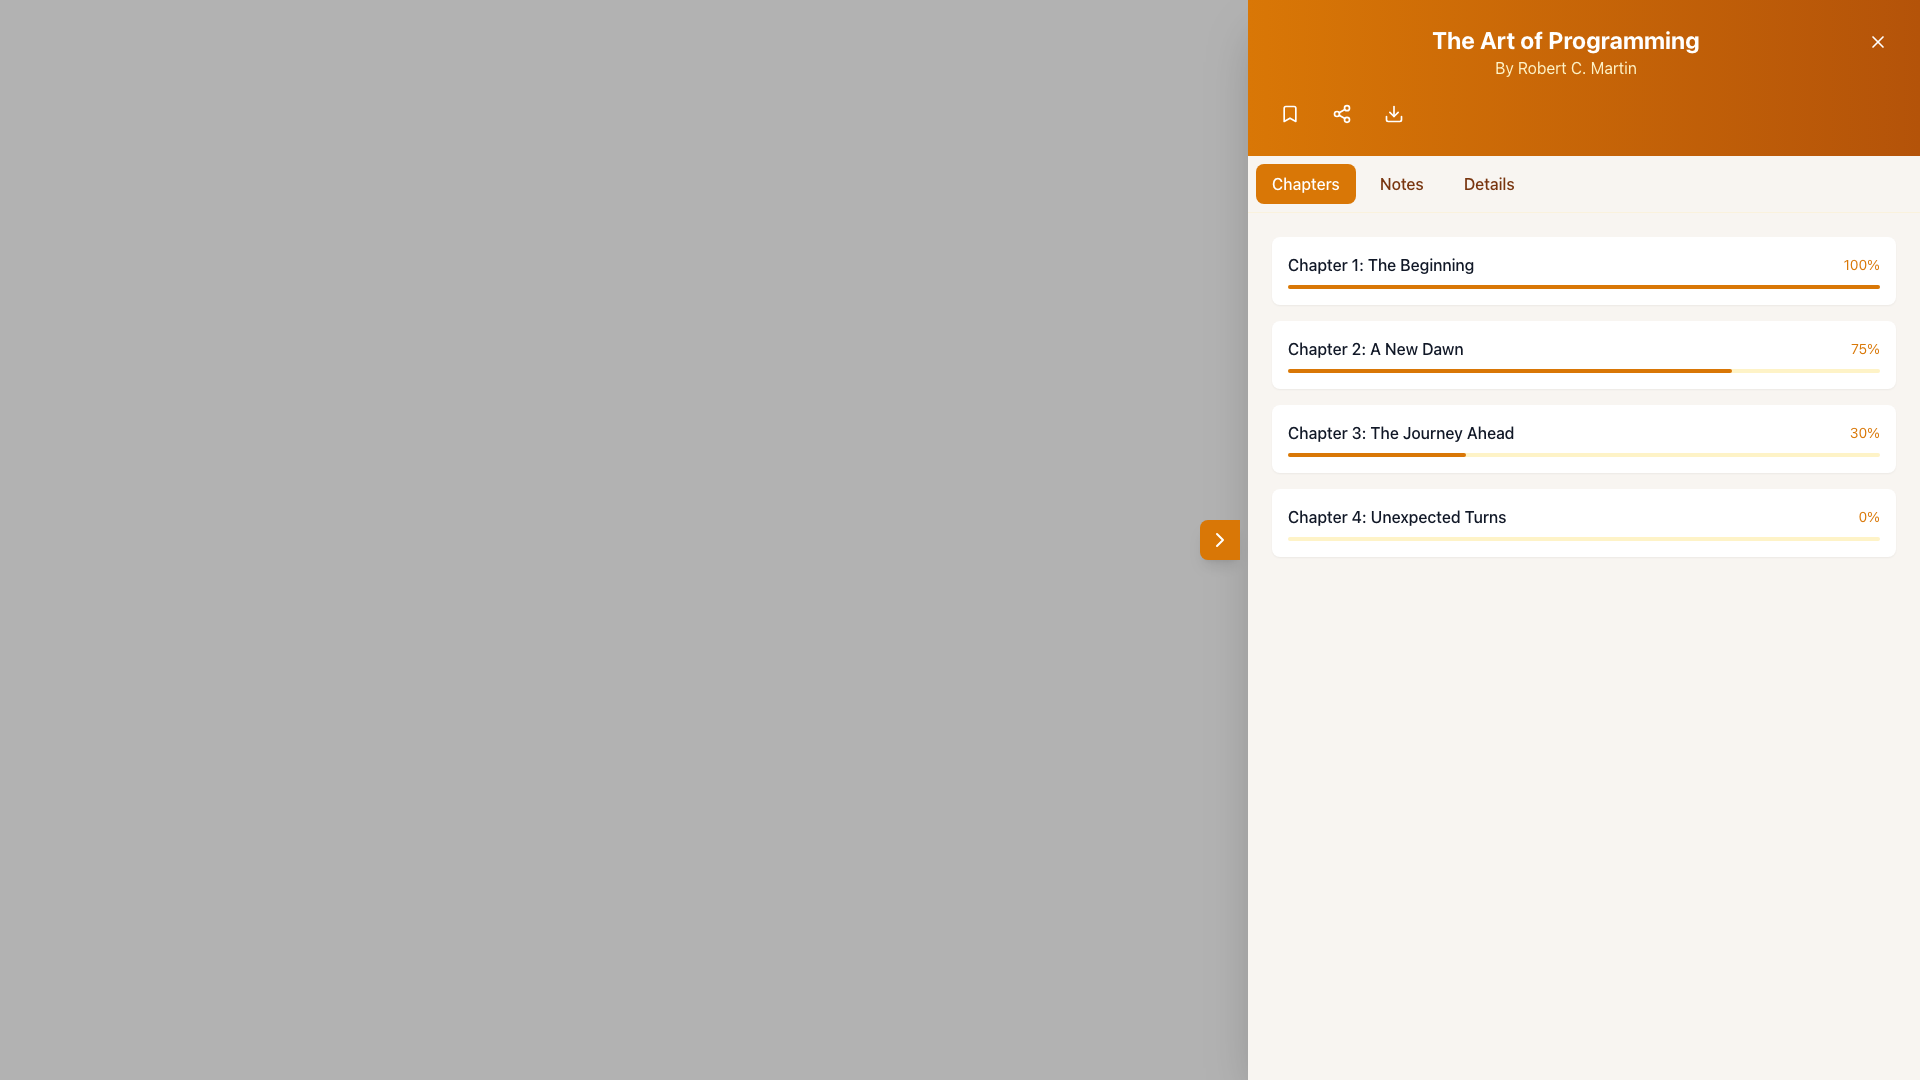  What do you see at coordinates (1583, 431) in the screenshot?
I see `the displayed progress information of the third chapter progress indicator, which shows the title and completion status of the chapter in the list` at bounding box center [1583, 431].